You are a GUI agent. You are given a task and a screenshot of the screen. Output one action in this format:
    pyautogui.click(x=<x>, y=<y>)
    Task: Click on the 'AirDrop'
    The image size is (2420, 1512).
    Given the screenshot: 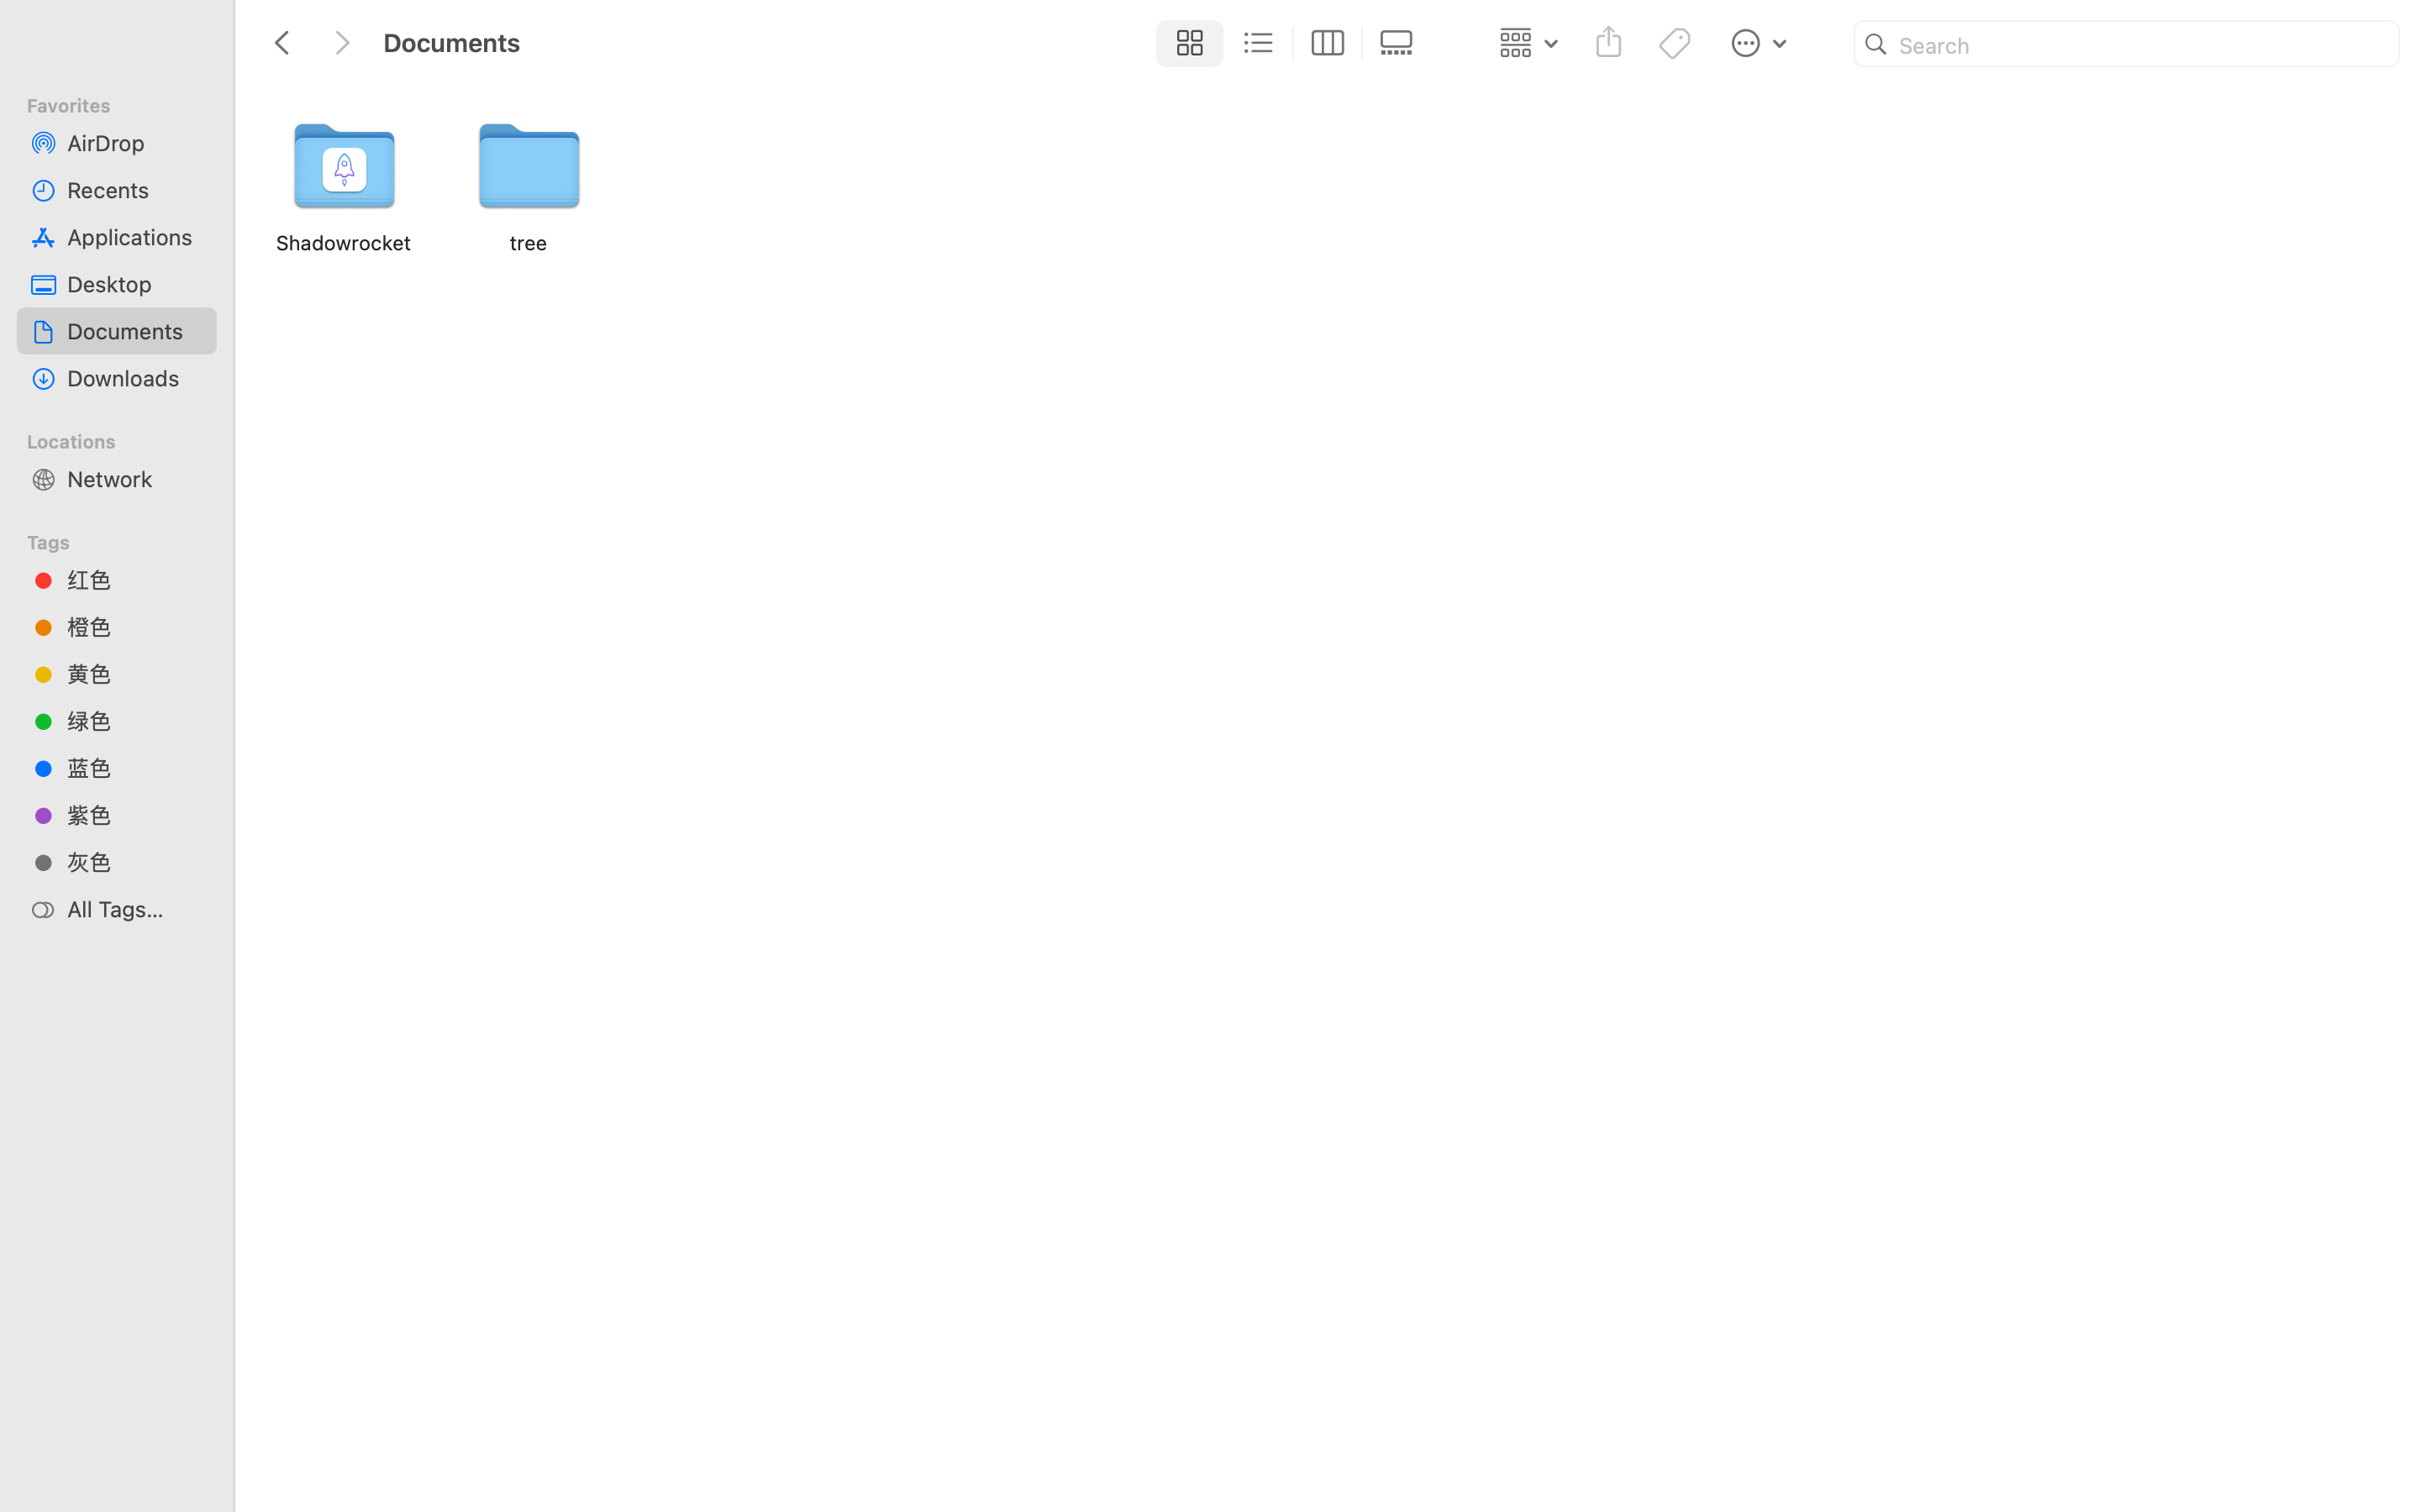 What is the action you would take?
    pyautogui.click(x=134, y=141)
    